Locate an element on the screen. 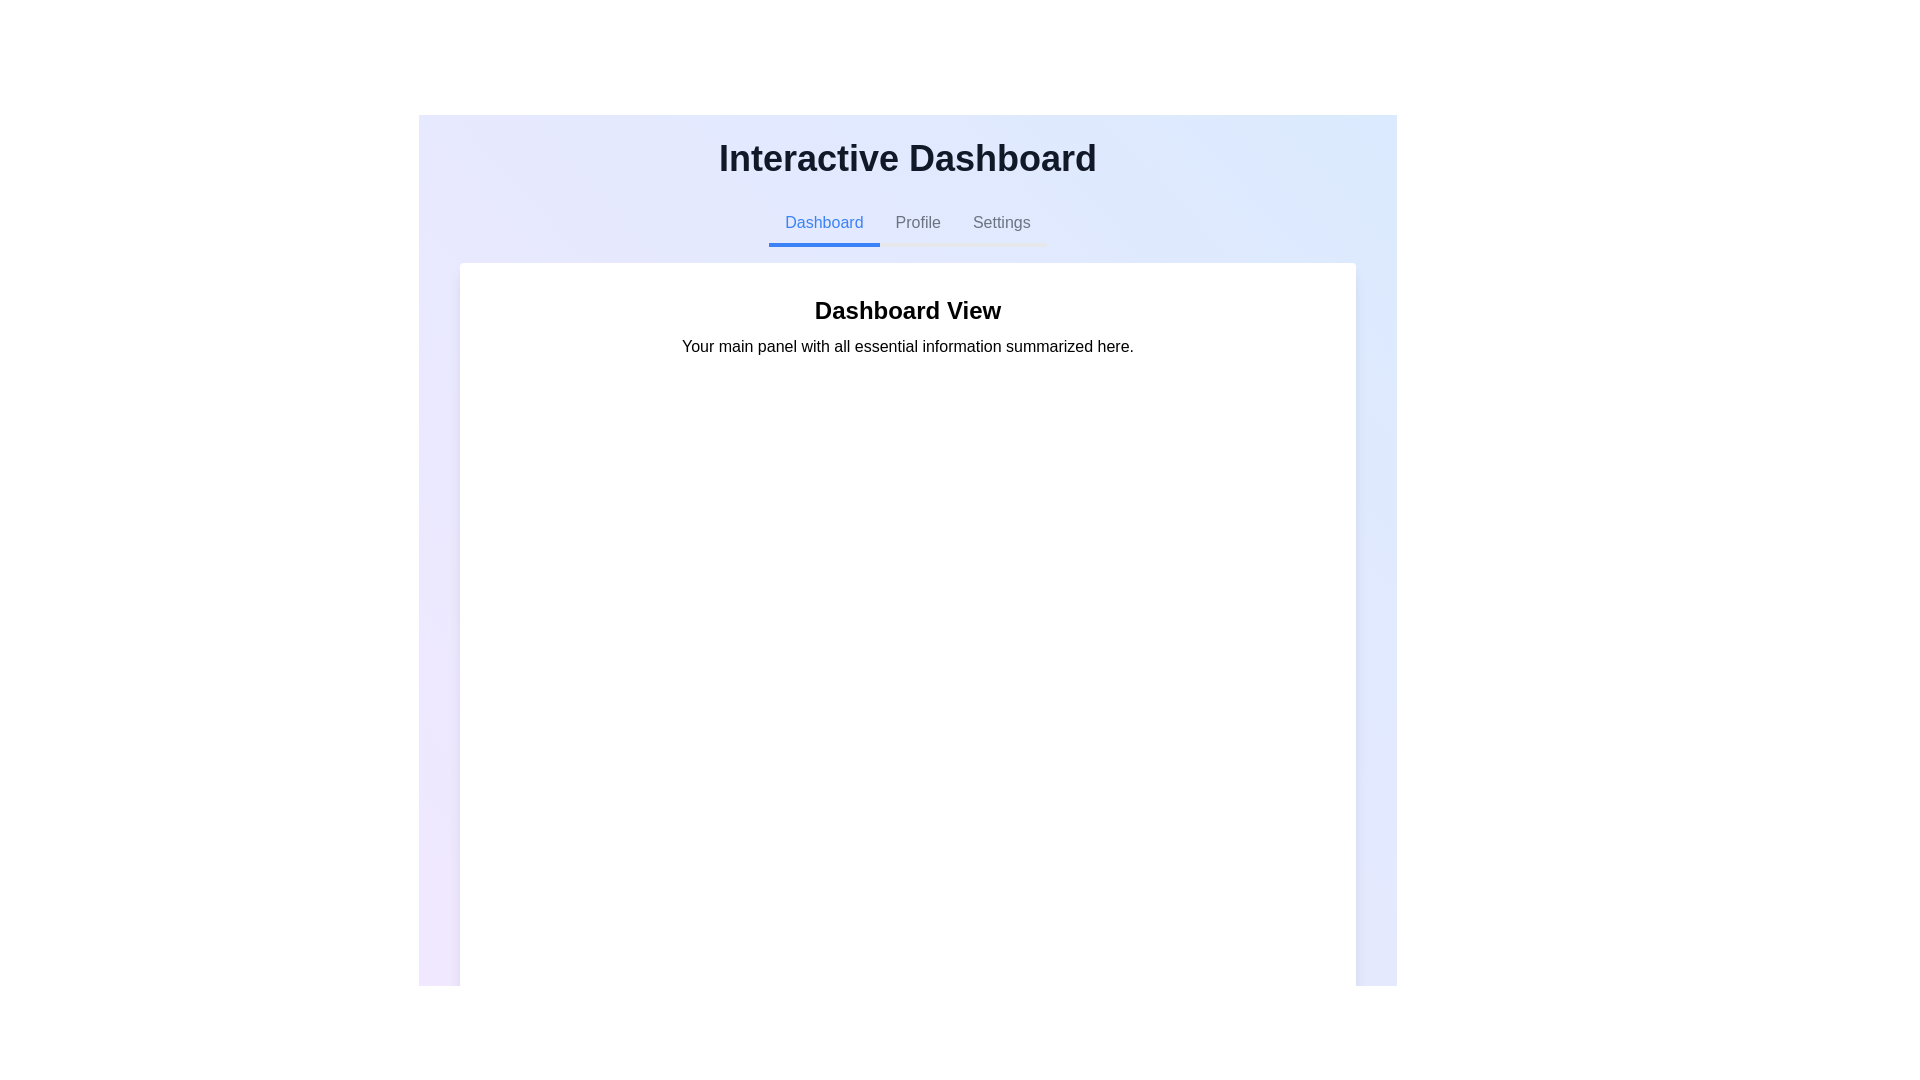 The image size is (1920, 1080). the centered heading text displaying 'Interactive Dashboard' in bold, extra-large font at the top of the dashboard interface is located at coordinates (906, 157).